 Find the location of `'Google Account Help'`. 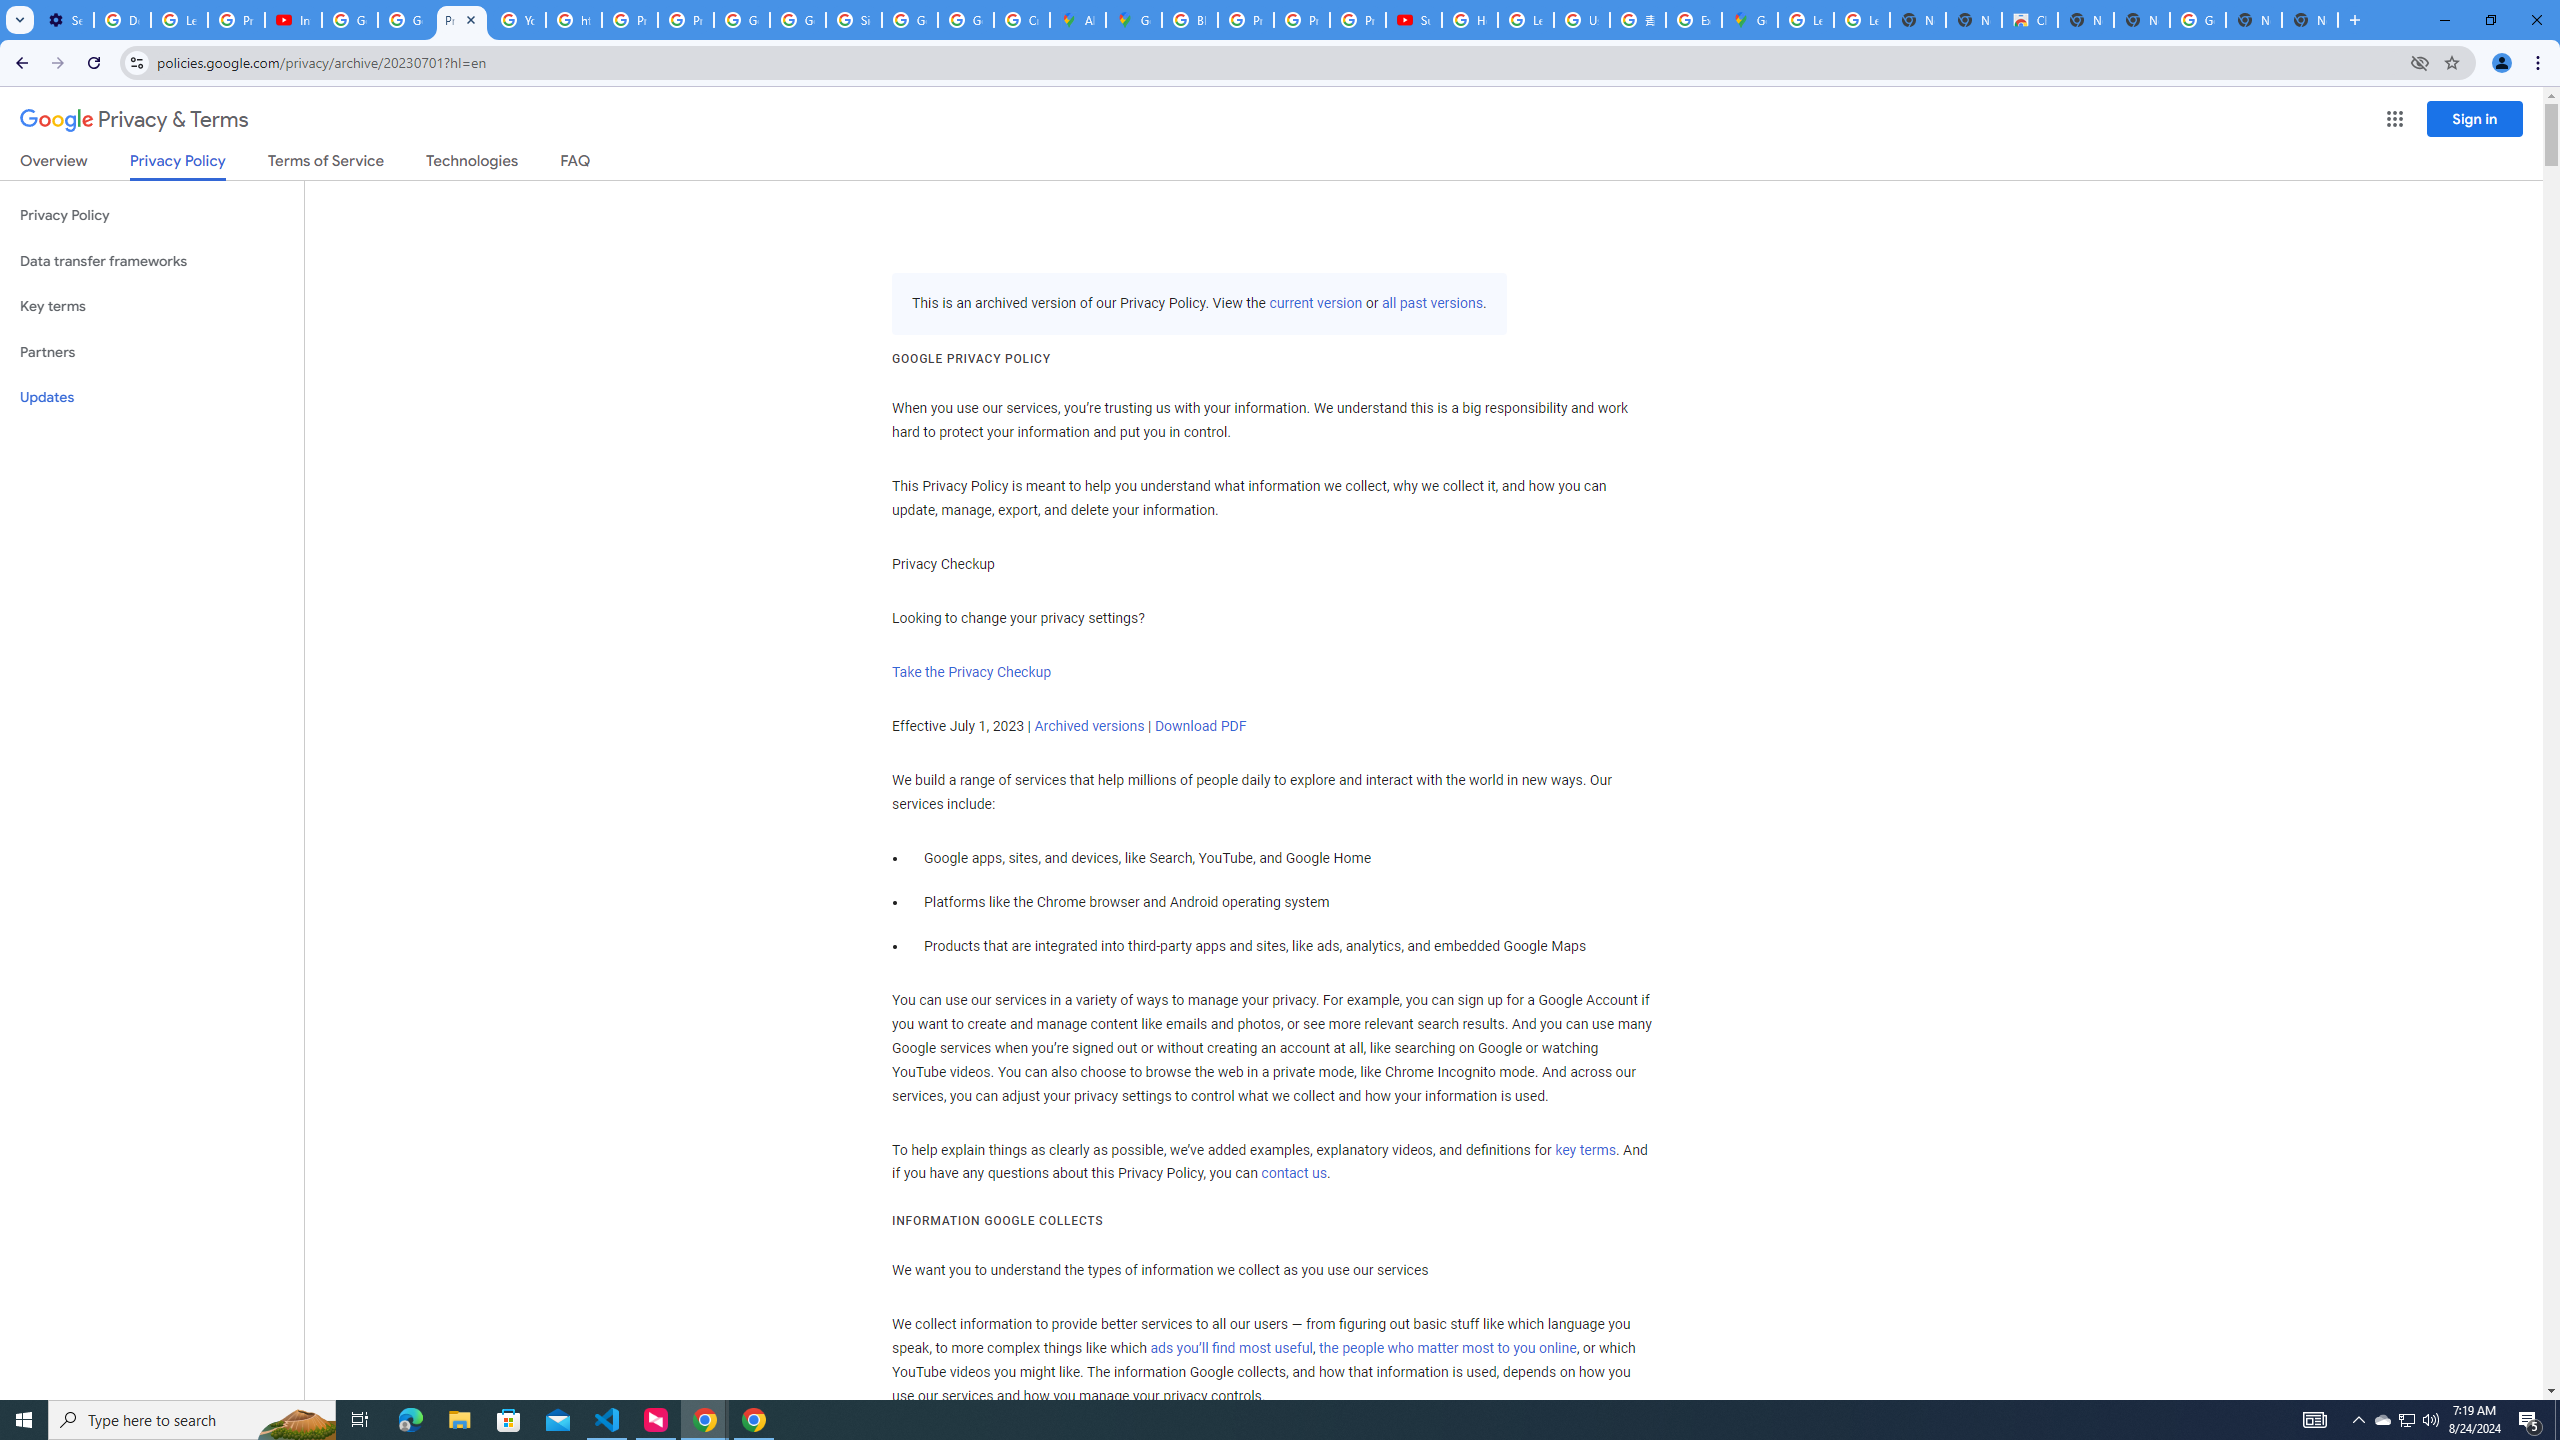

'Google Account Help' is located at coordinates (348, 19).